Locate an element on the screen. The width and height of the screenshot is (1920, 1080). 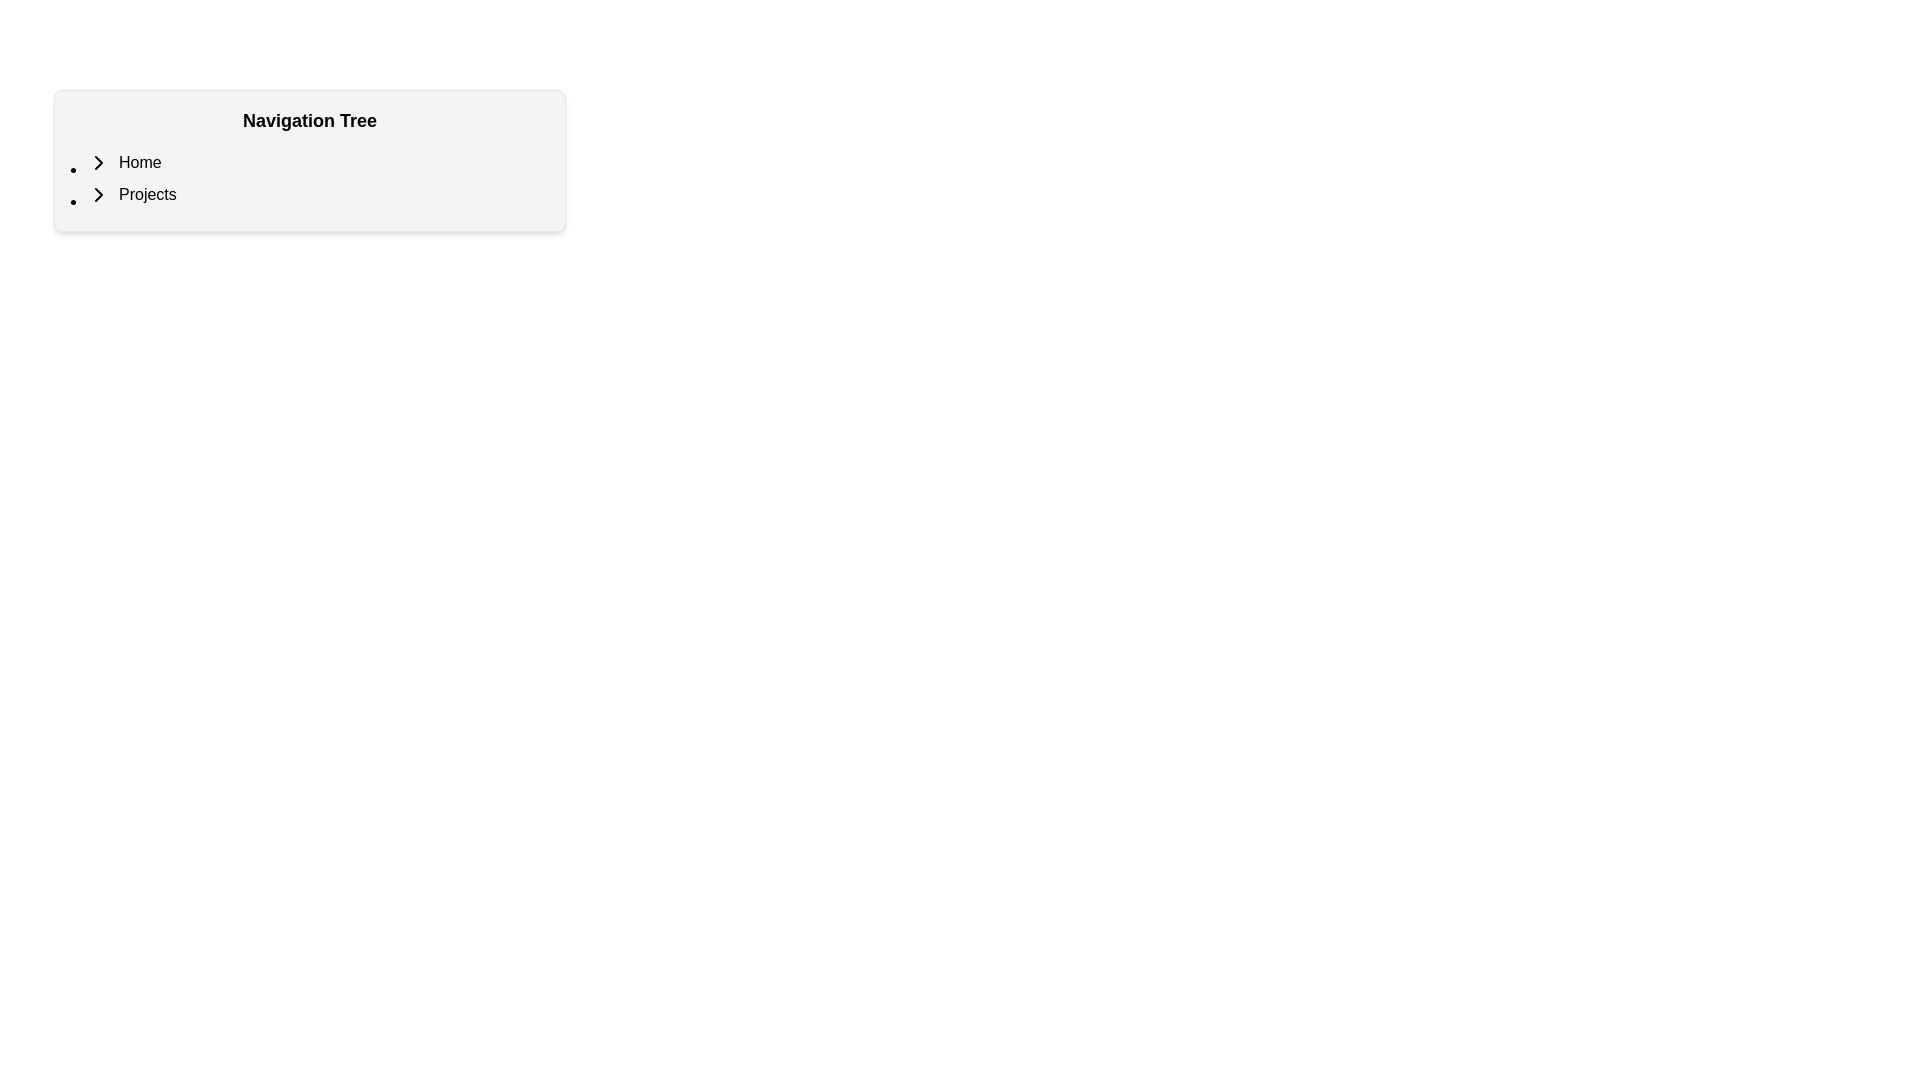
the button located to the left of the 'Projects' label is located at coordinates (98, 195).